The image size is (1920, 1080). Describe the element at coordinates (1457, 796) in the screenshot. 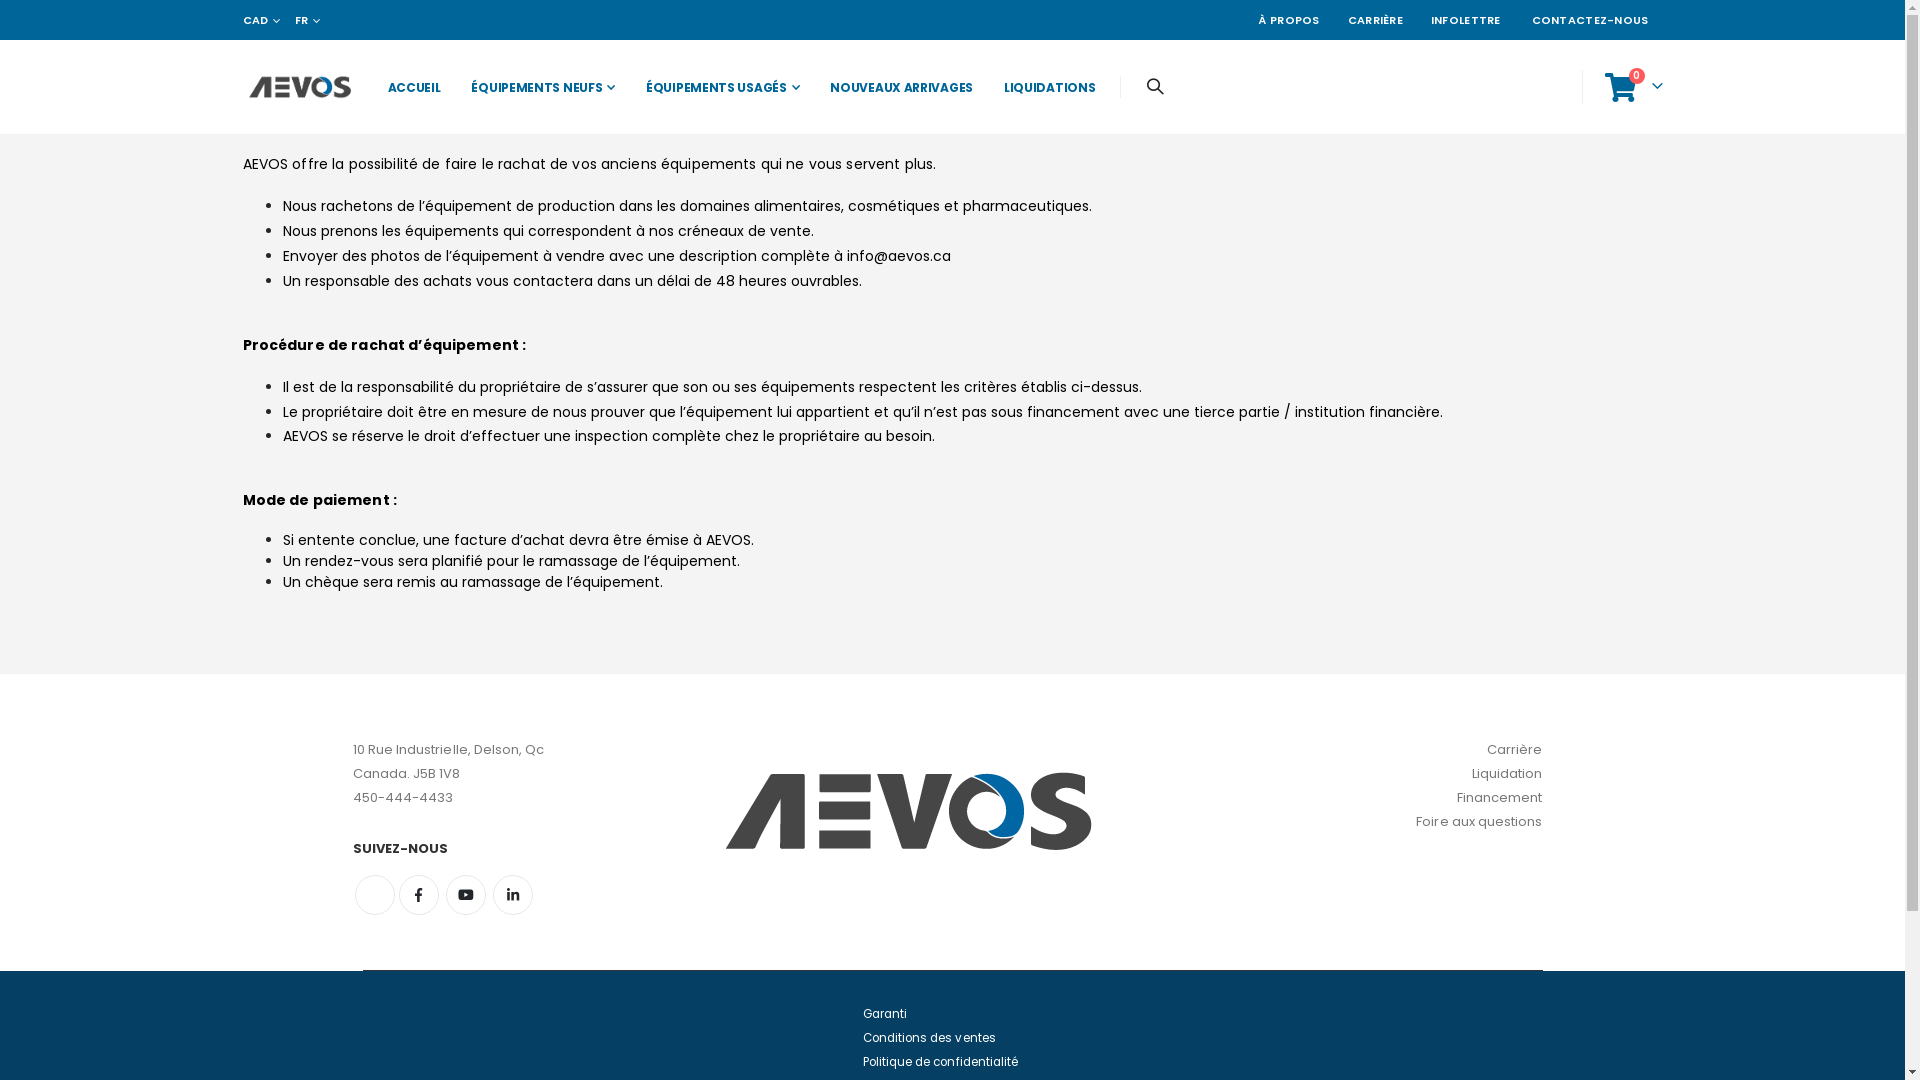

I see `'Financement'` at that location.